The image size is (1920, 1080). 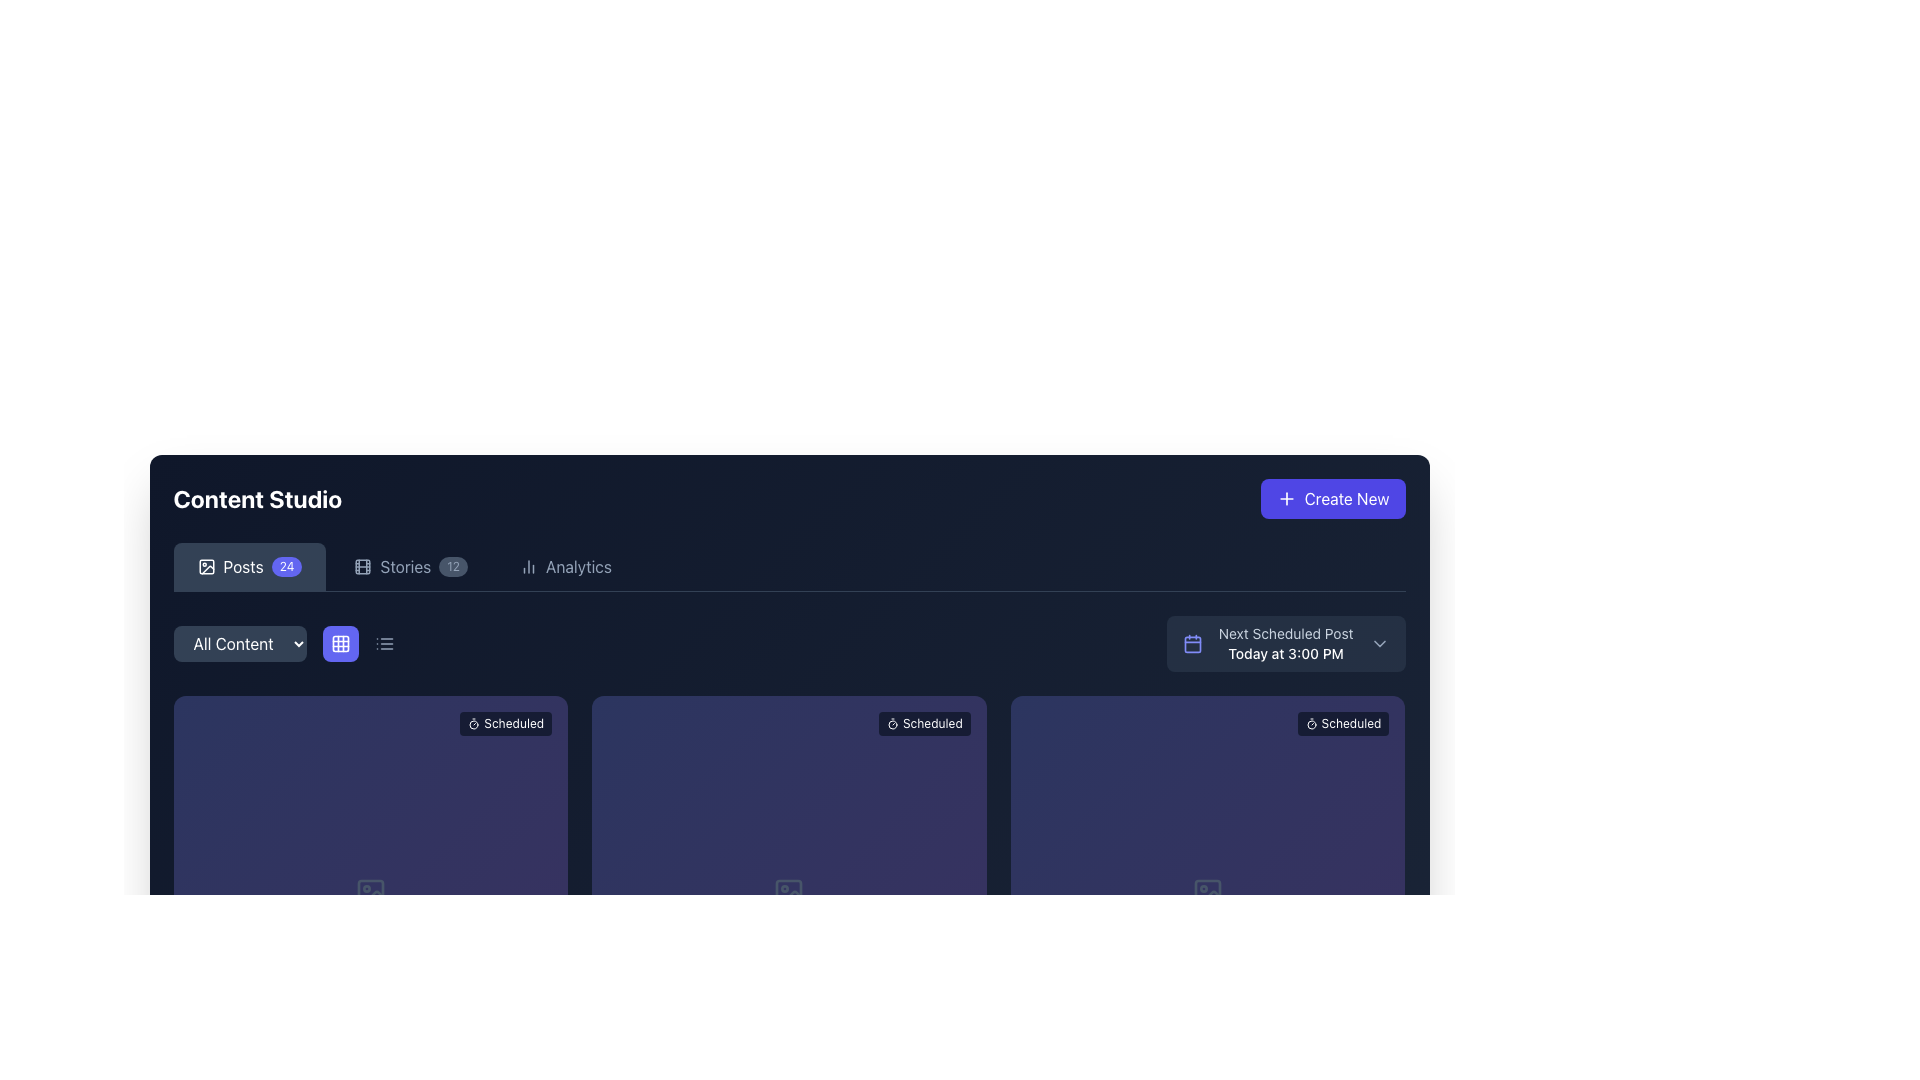 What do you see at coordinates (363, 567) in the screenshot?
I see `the film icon within the 'Stories' button on the top navigation bar, which is represented as a small SVG graphic resembling a film strip` at bounding box center [363, 567].